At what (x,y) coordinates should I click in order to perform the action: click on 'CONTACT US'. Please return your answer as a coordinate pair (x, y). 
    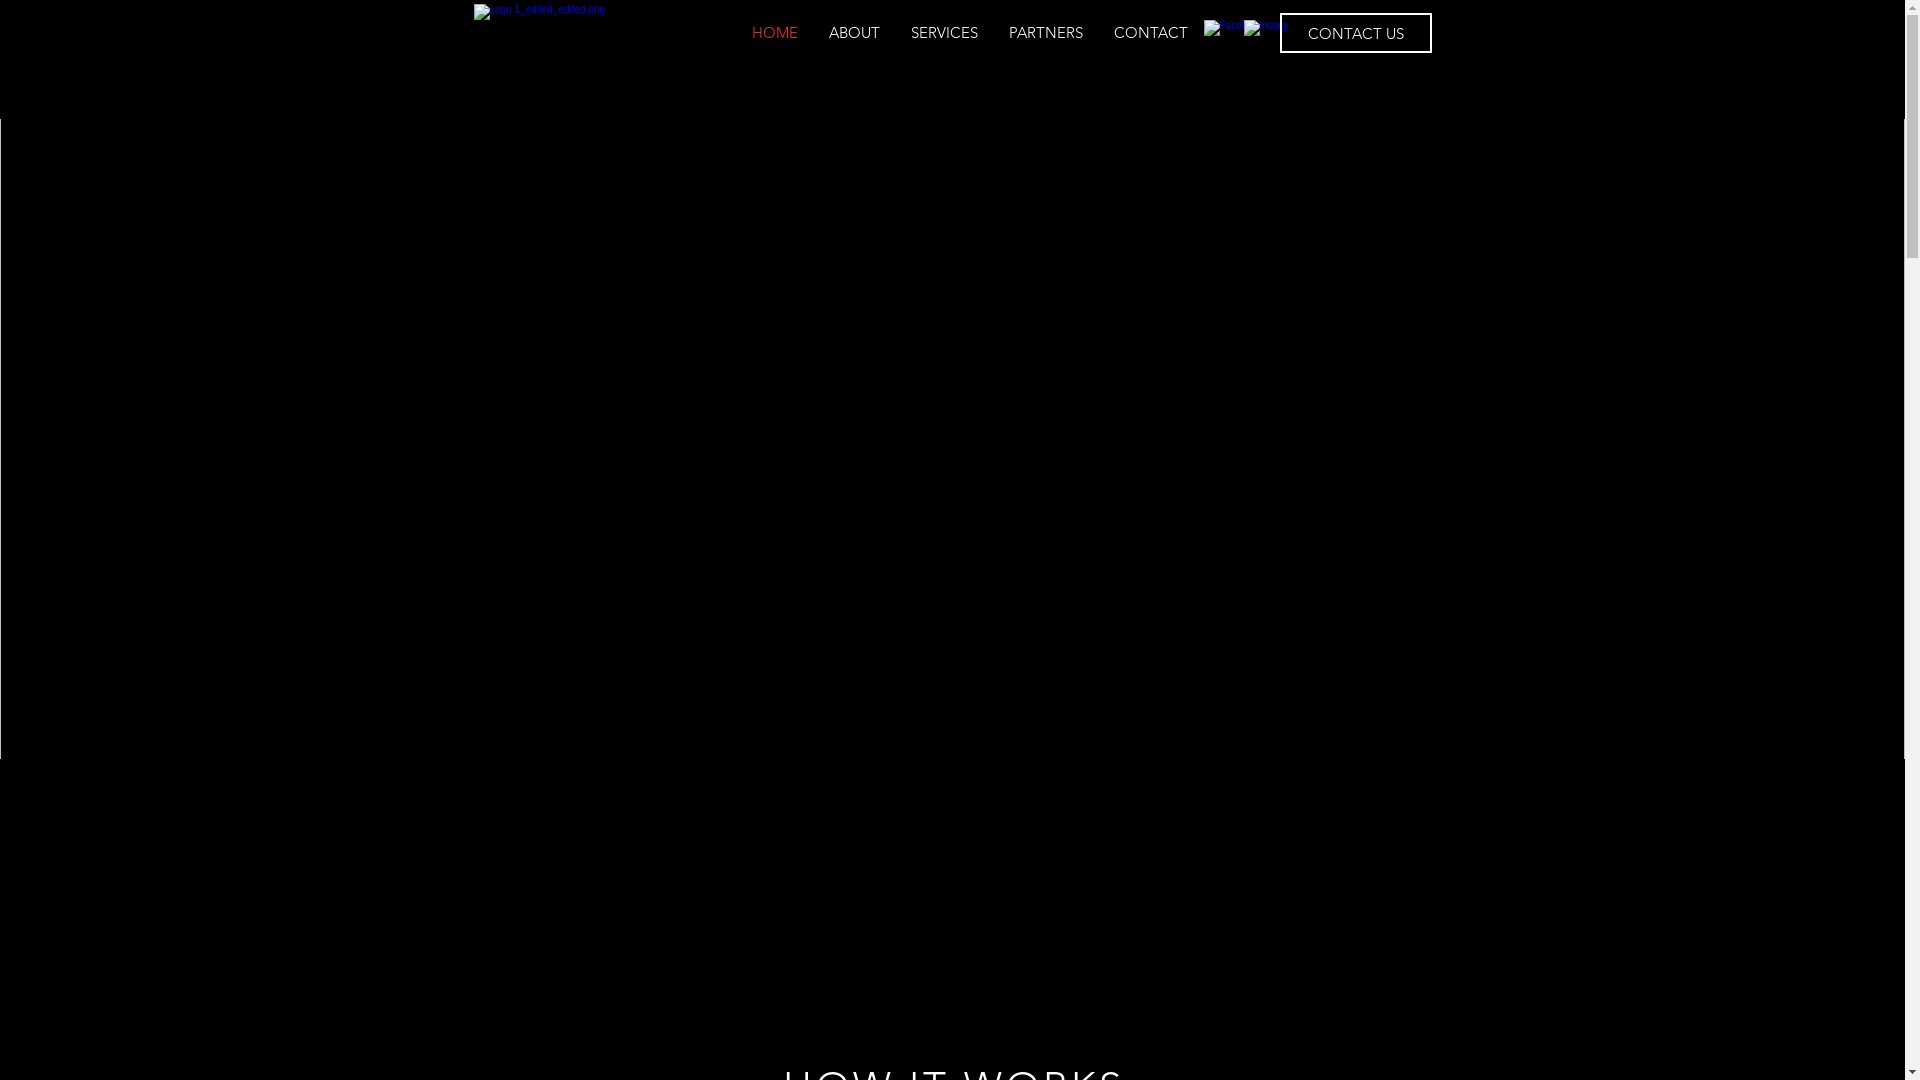
    Looking at the image, I should click on (1356, 33).